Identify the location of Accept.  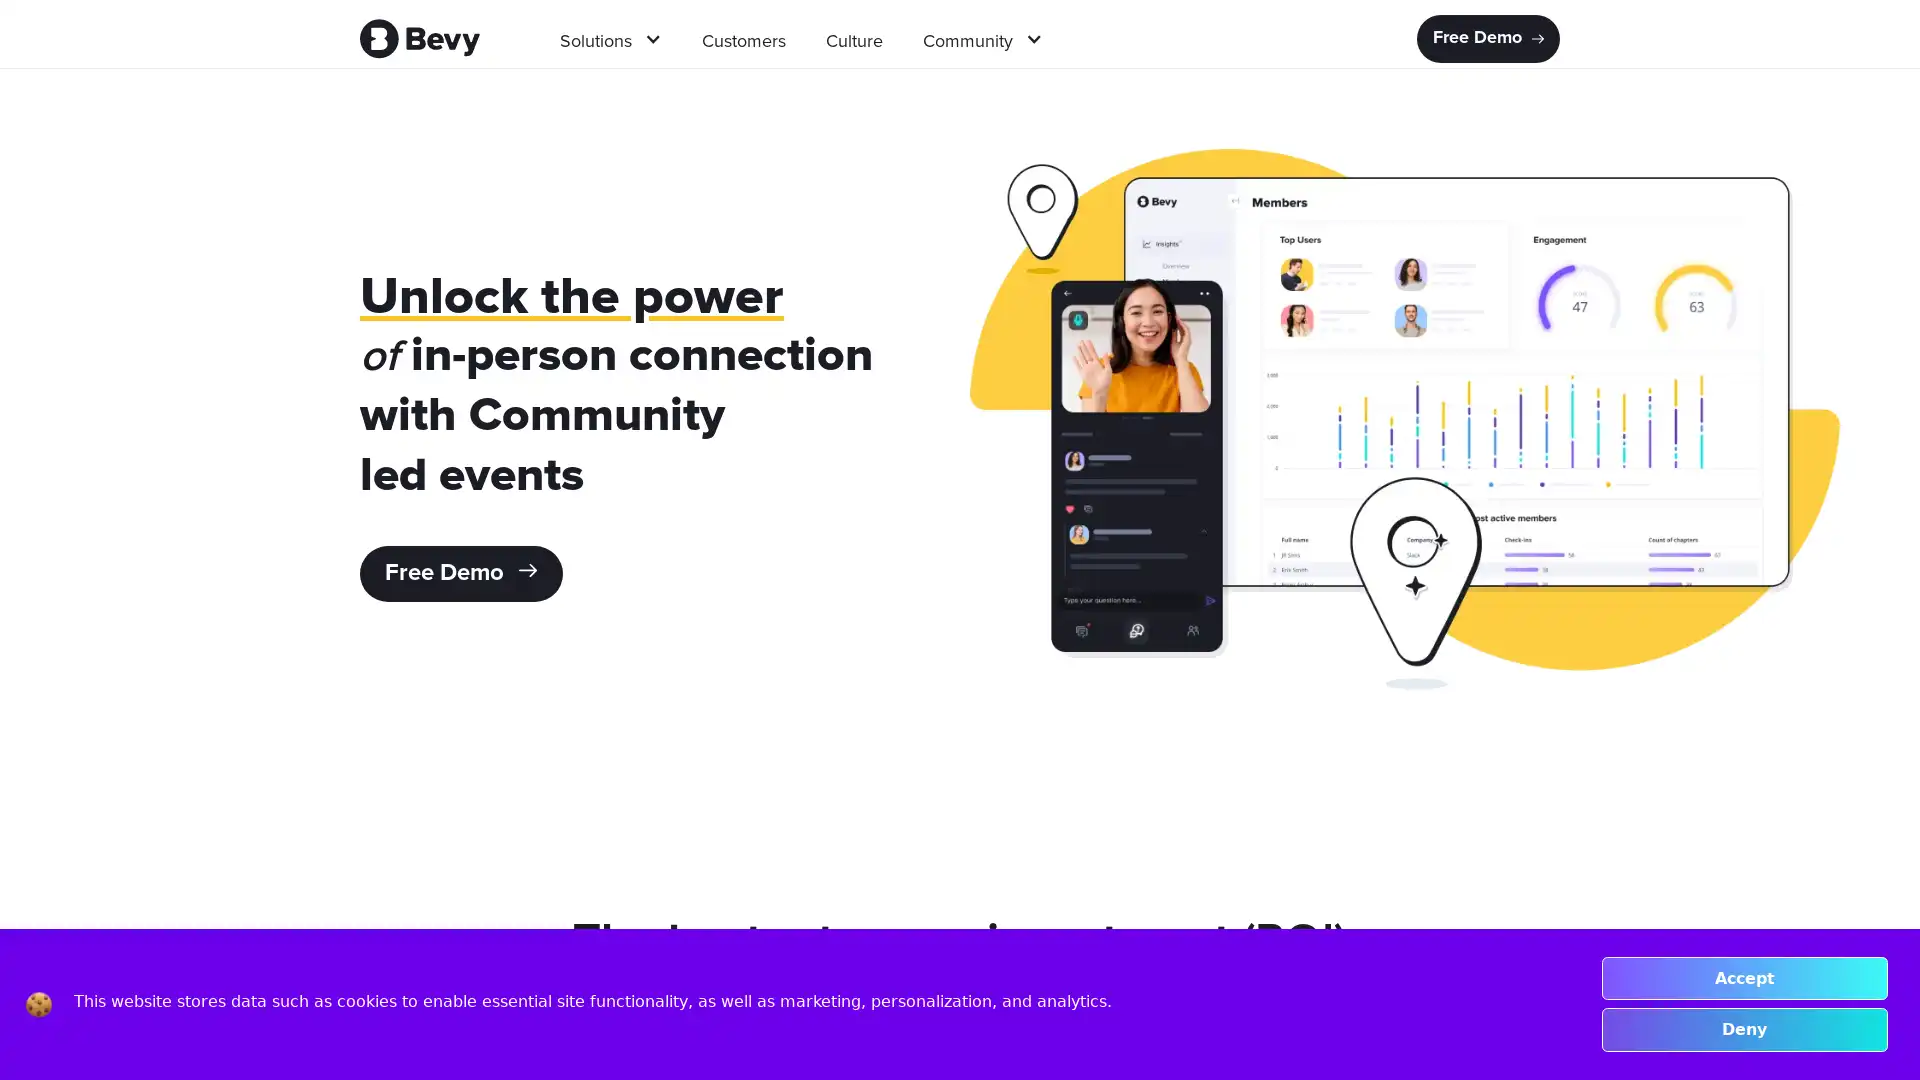
(1743, 977).